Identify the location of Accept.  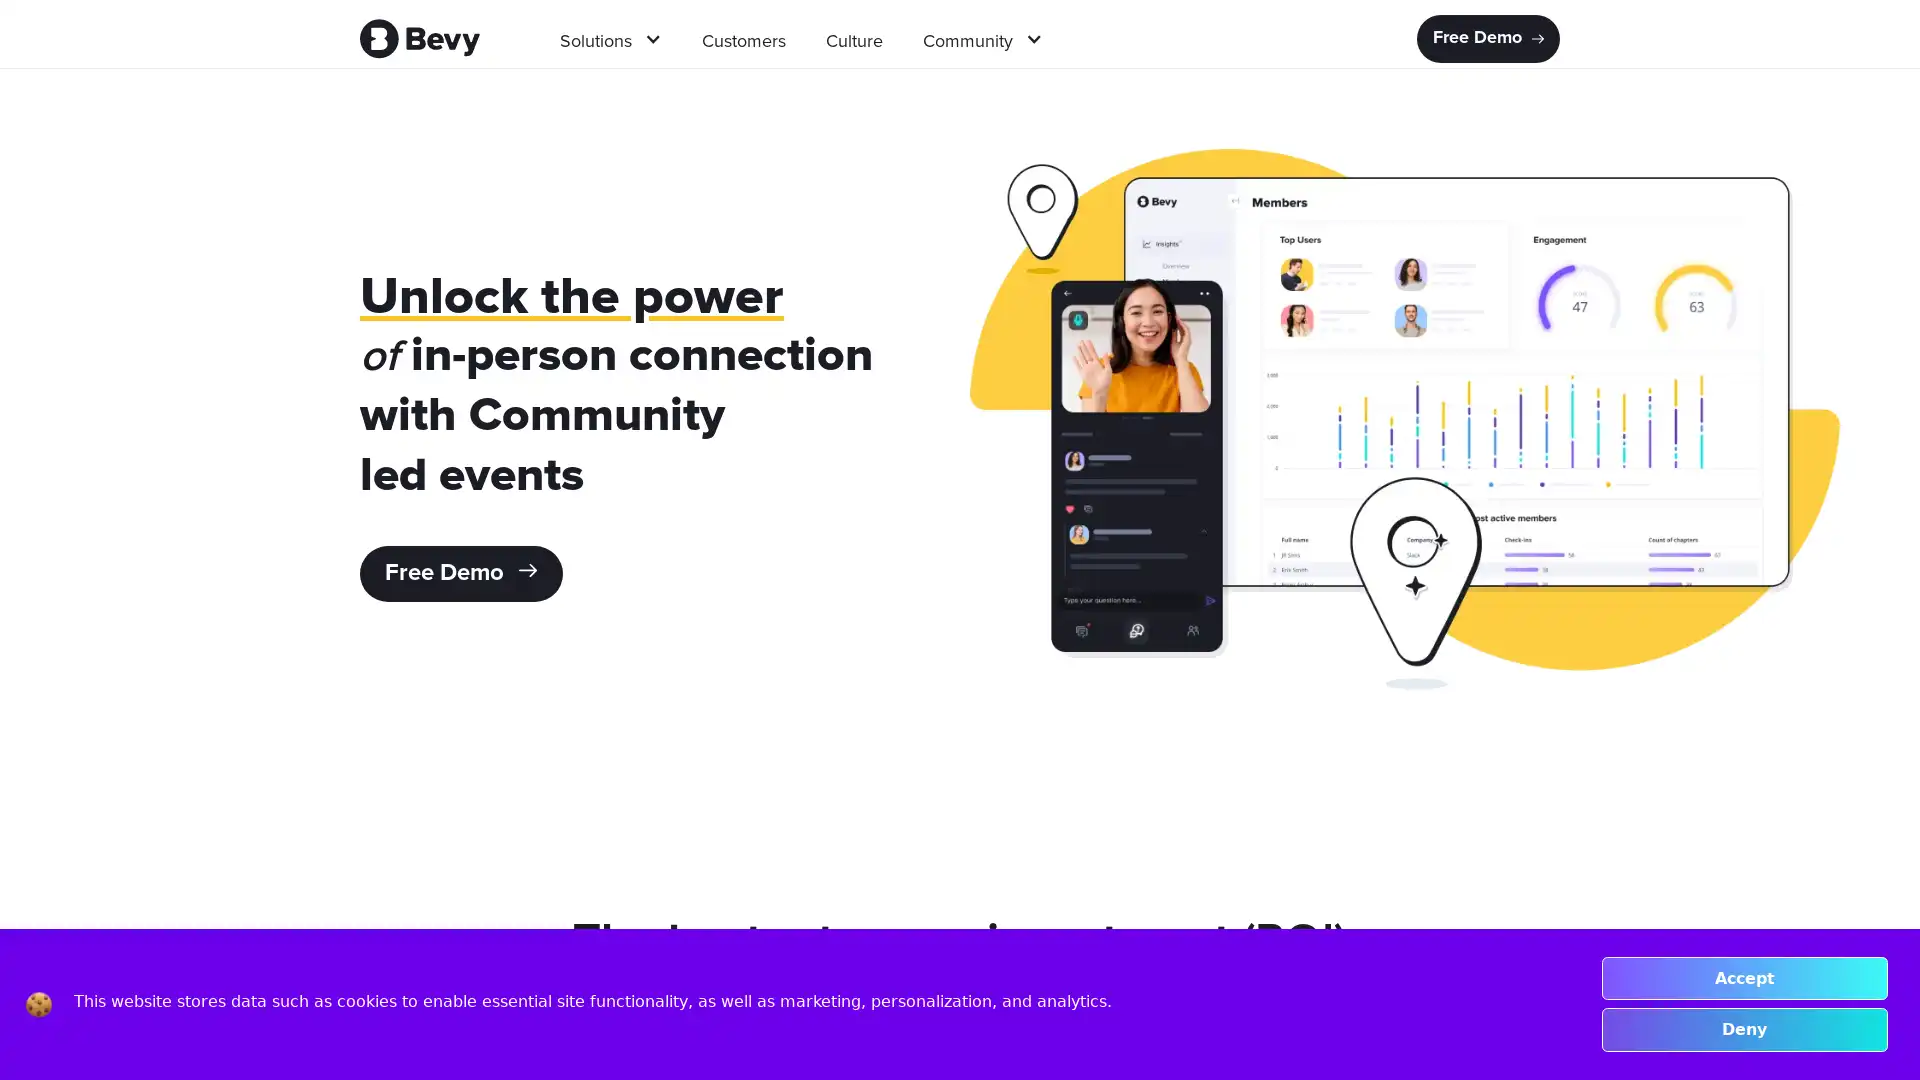
(1743, 977).